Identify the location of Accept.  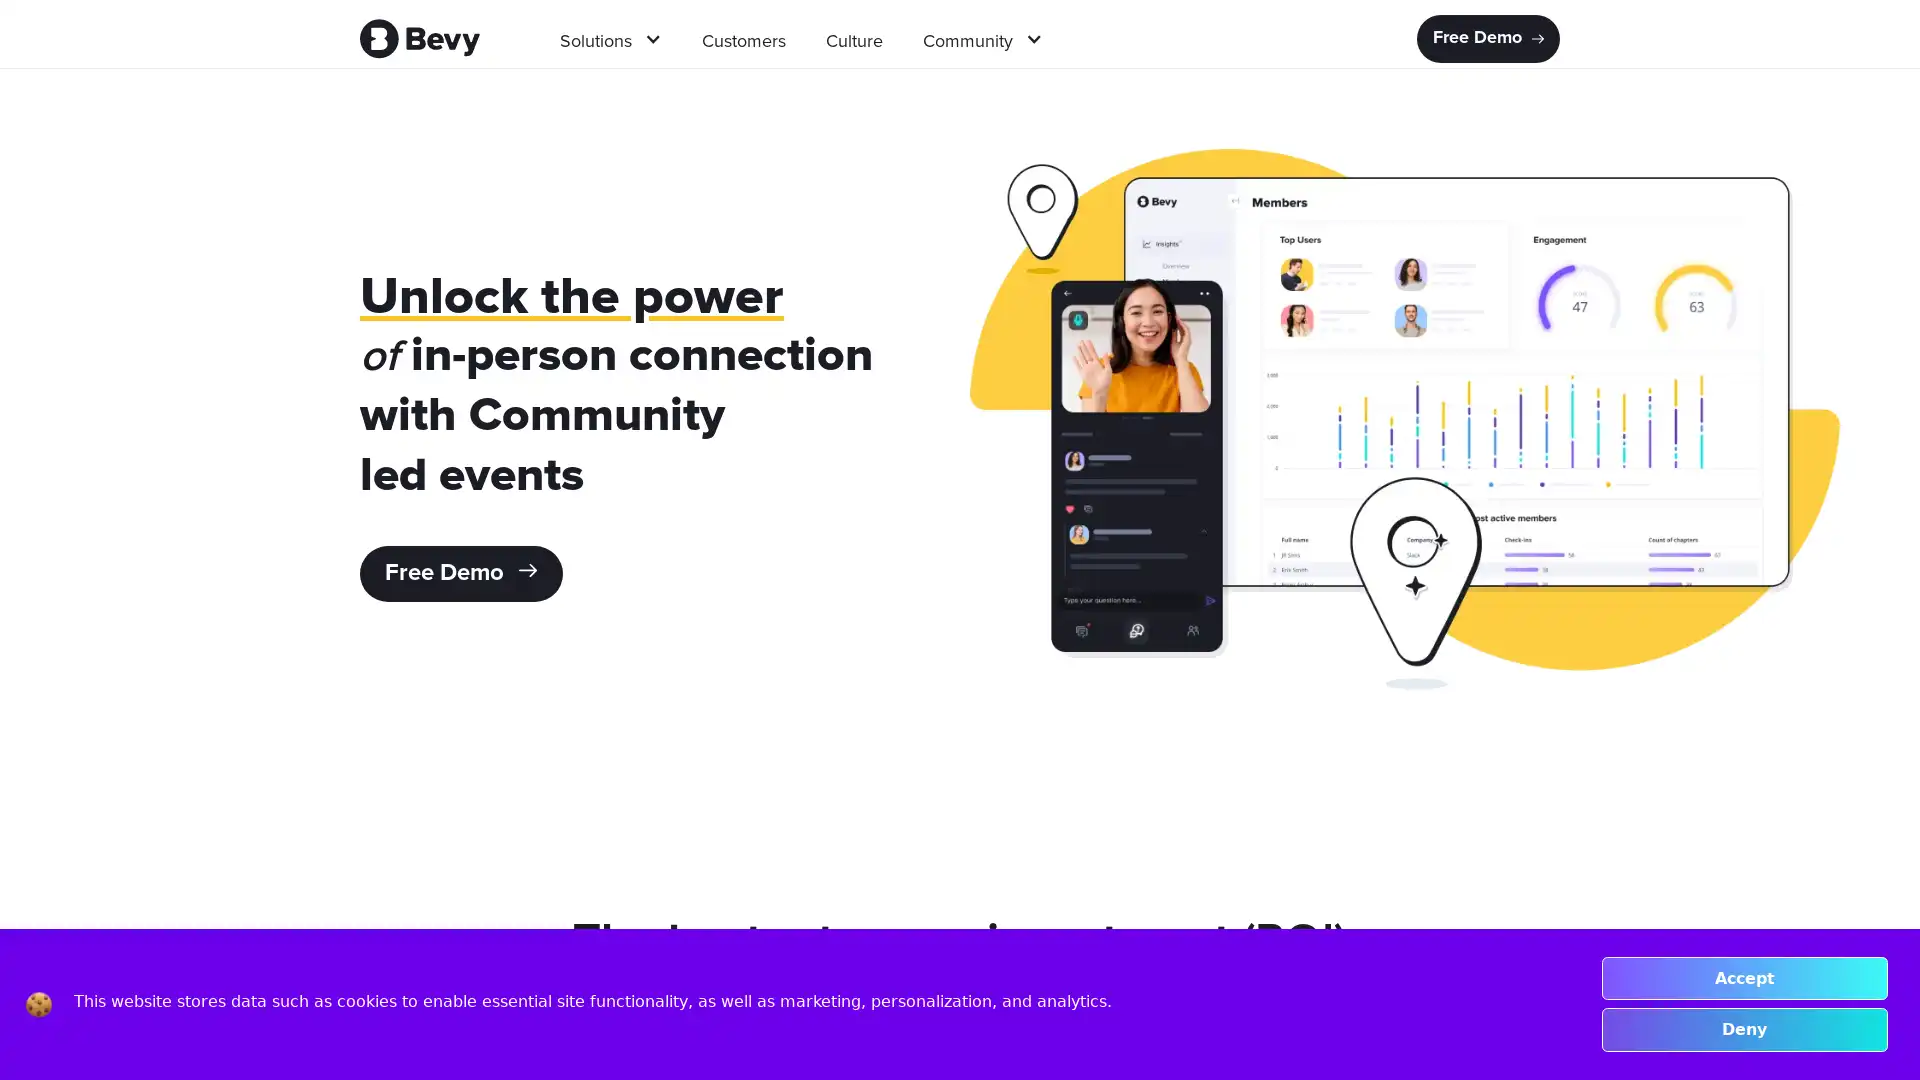
(1743, 977).